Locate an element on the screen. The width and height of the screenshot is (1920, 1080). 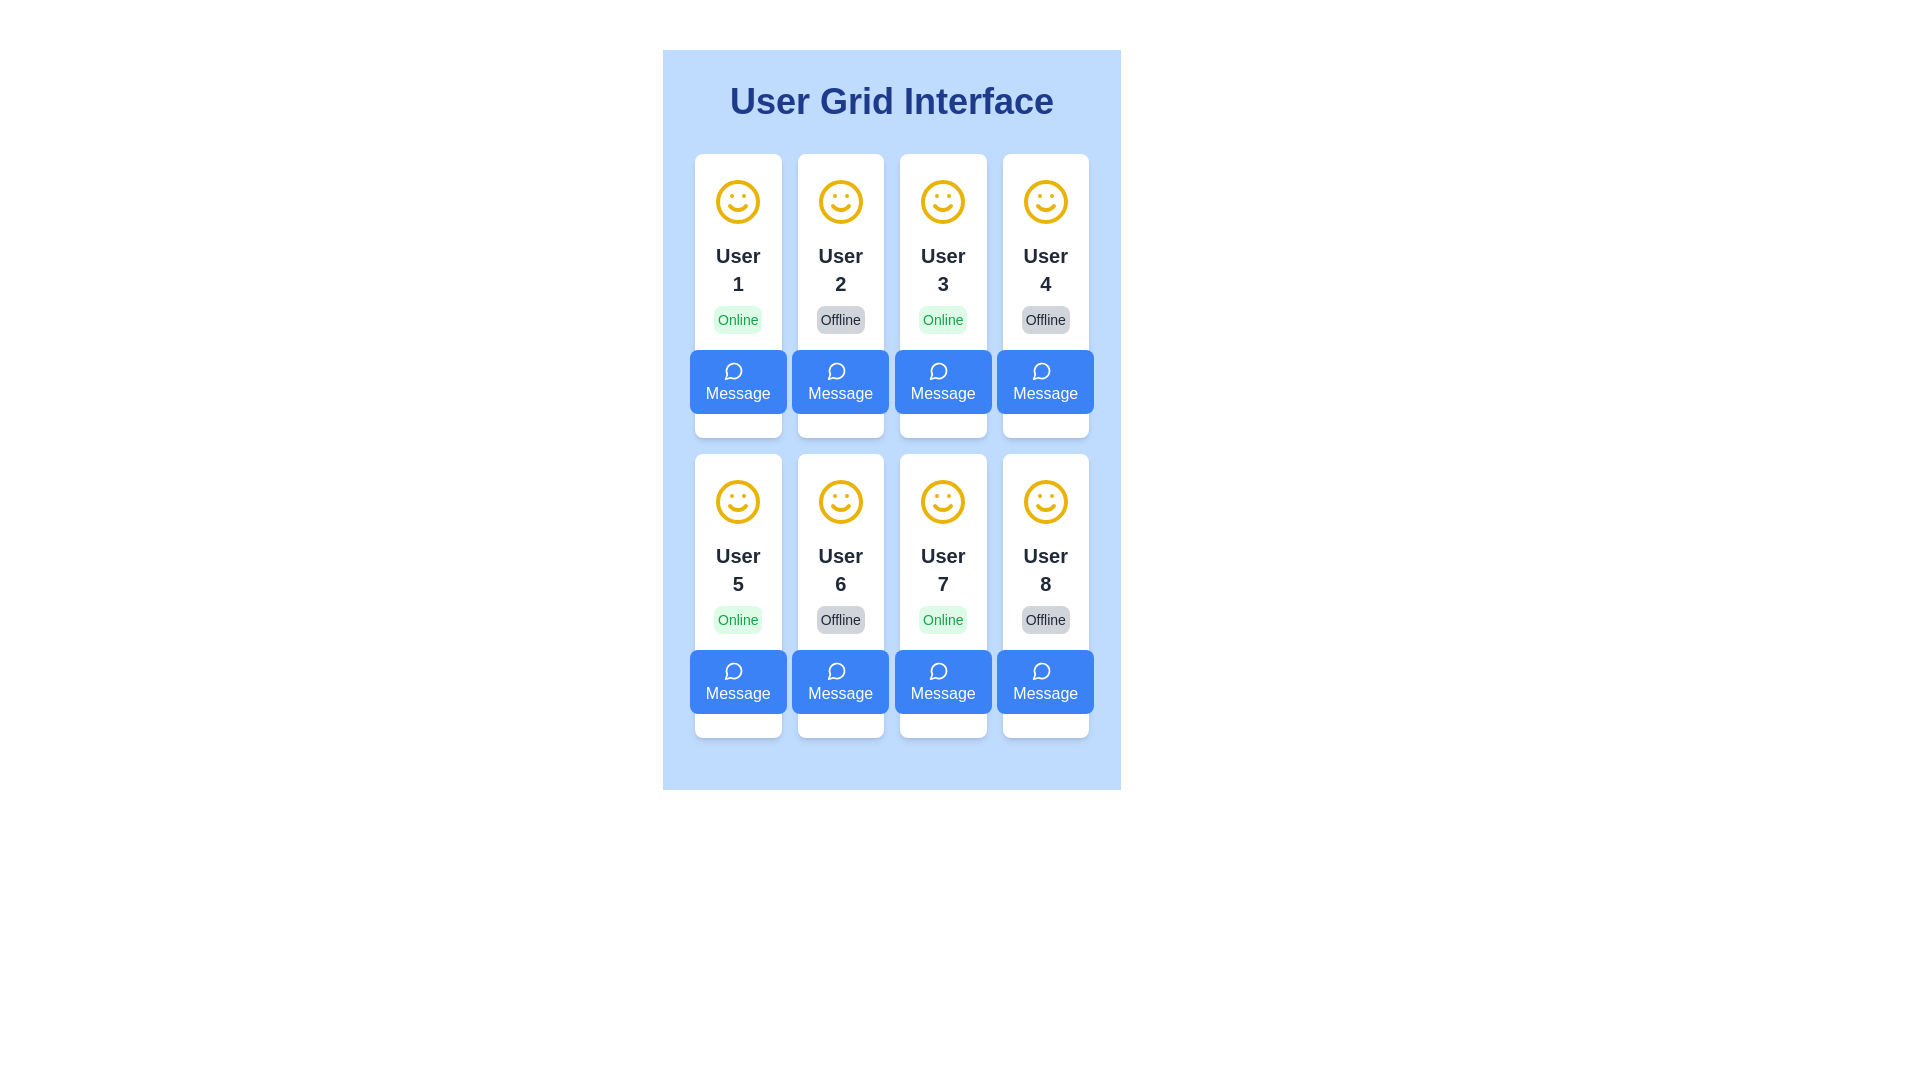
the circular chat bubble icon filled with a blue background that represents the messaging feature for 'User 7' is located at coordinates (937, 671).